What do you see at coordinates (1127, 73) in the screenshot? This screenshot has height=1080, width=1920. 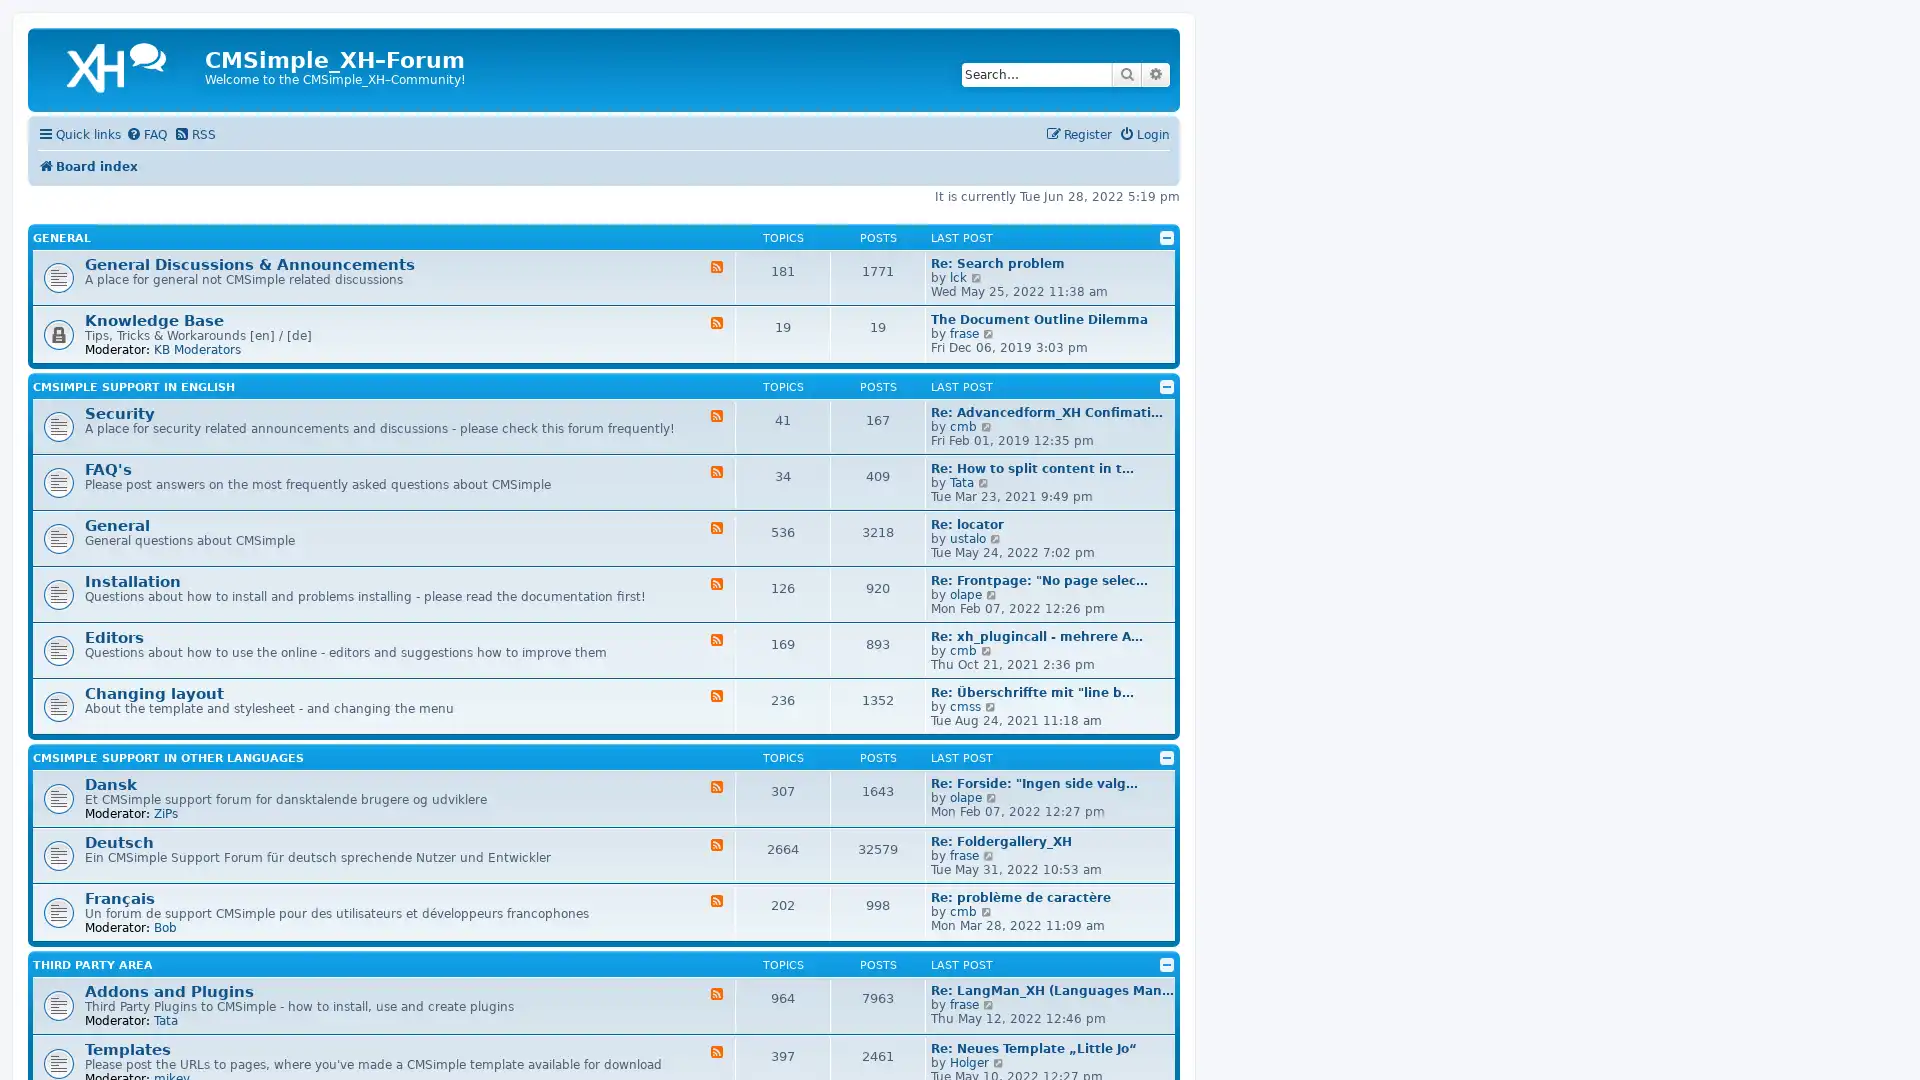 I see `Search` at bounding box center [1127, 73].